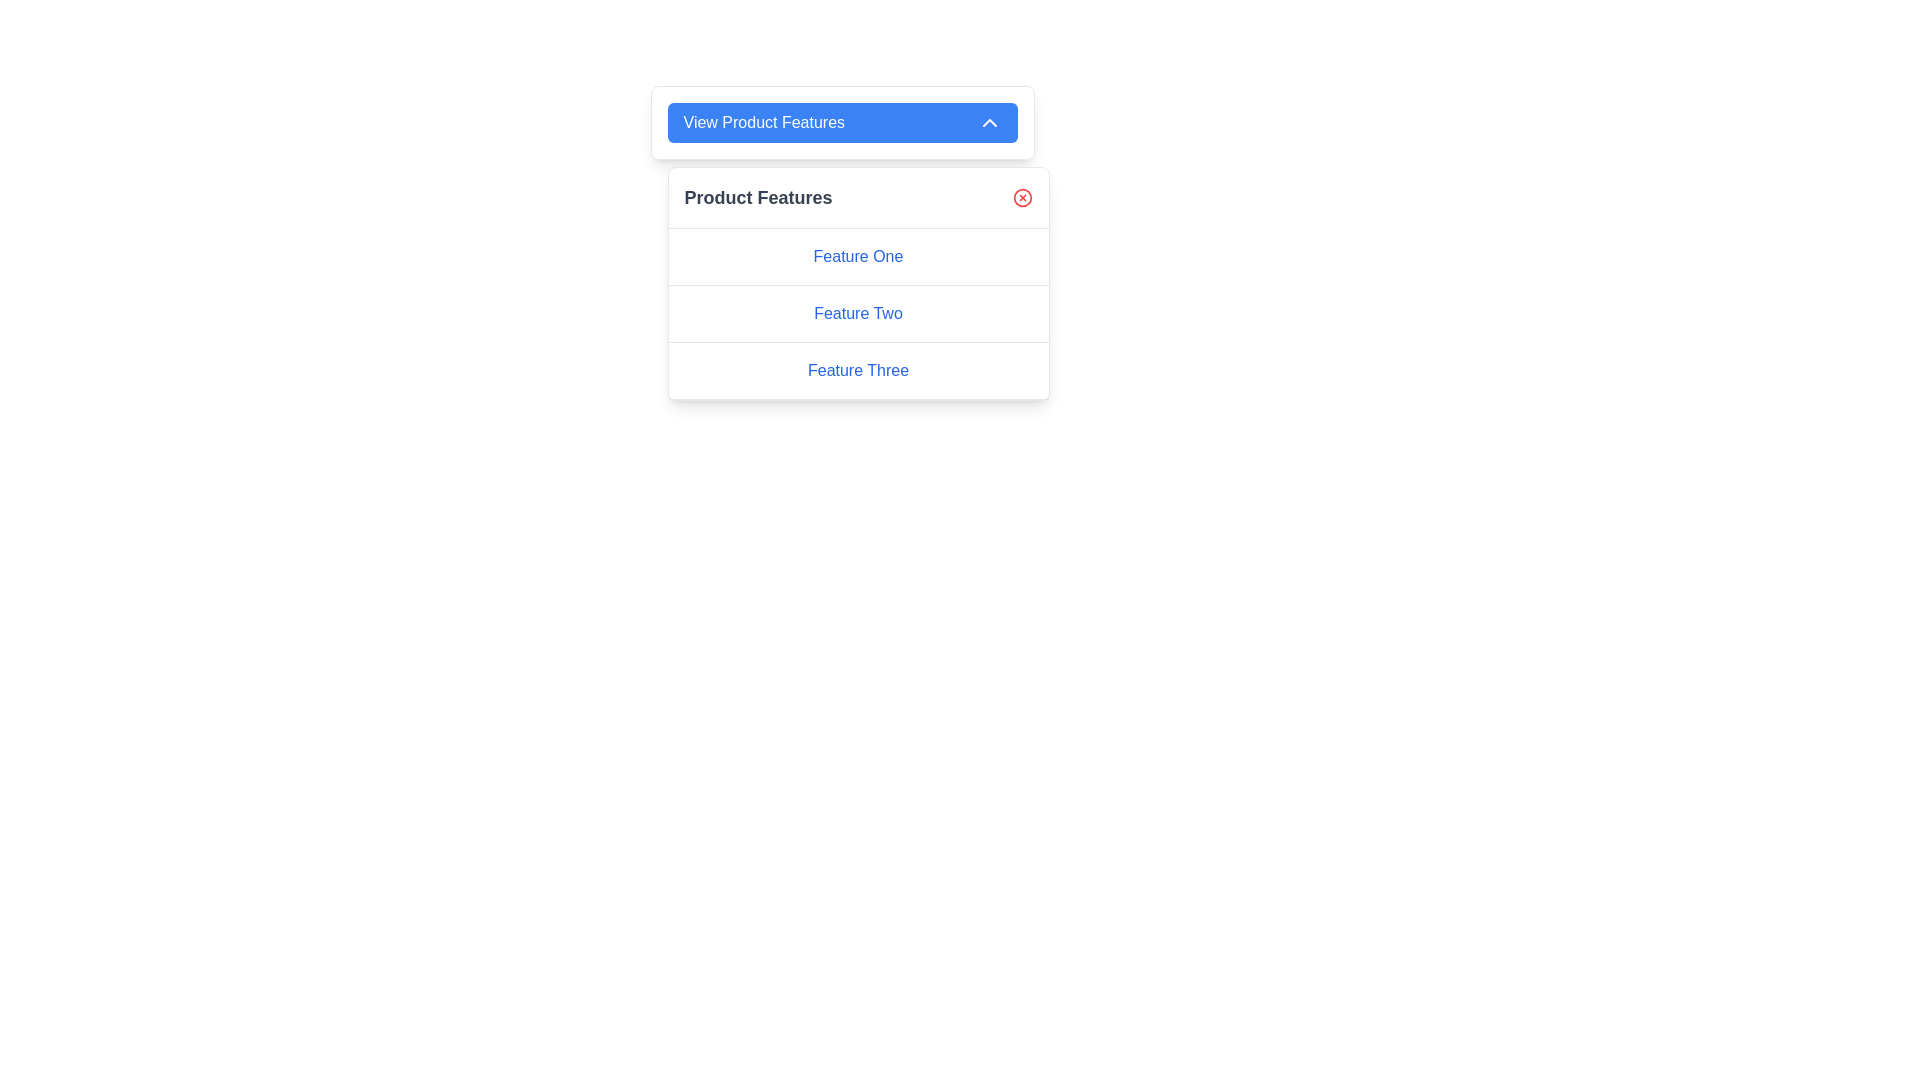  What do you see at coordinates (858, 313) in the screenshot?
I see `the text element displaying 'Feature Two' in the 'Product Features' dropdown list to focus on it` at bounding box center [858, 313].